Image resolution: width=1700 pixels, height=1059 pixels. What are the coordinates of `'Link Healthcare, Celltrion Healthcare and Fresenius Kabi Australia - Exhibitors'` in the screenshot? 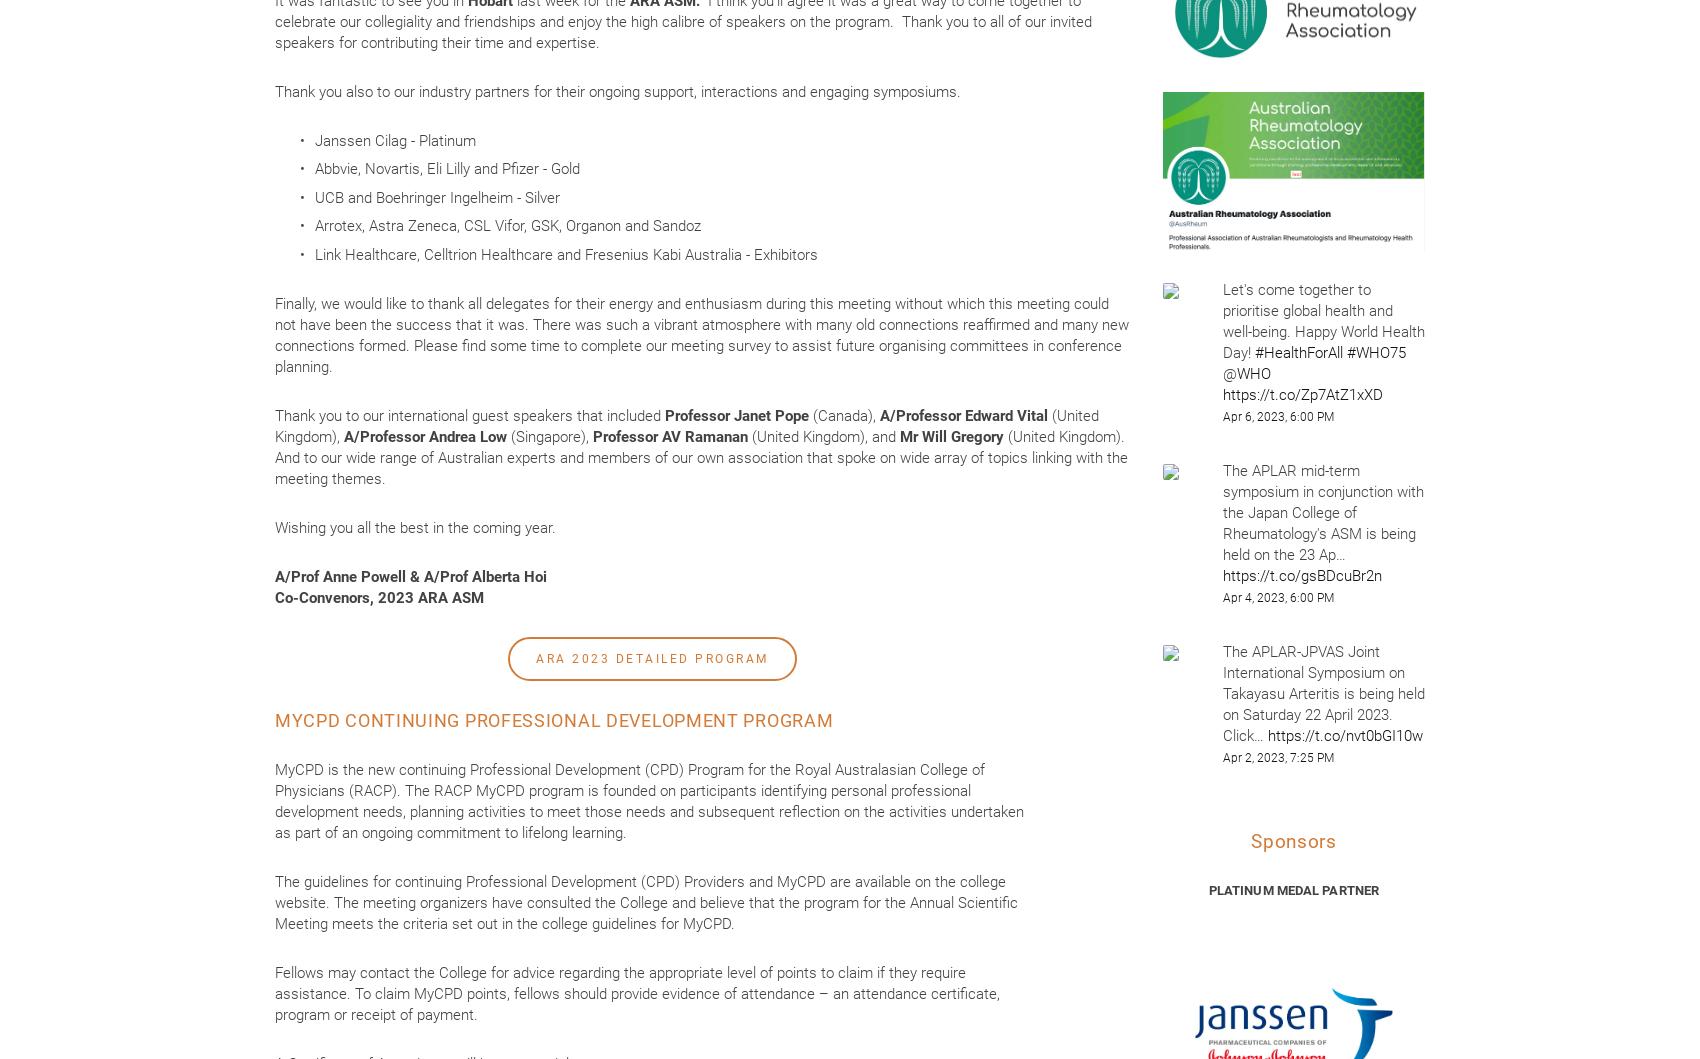 It's located at (565, 253).